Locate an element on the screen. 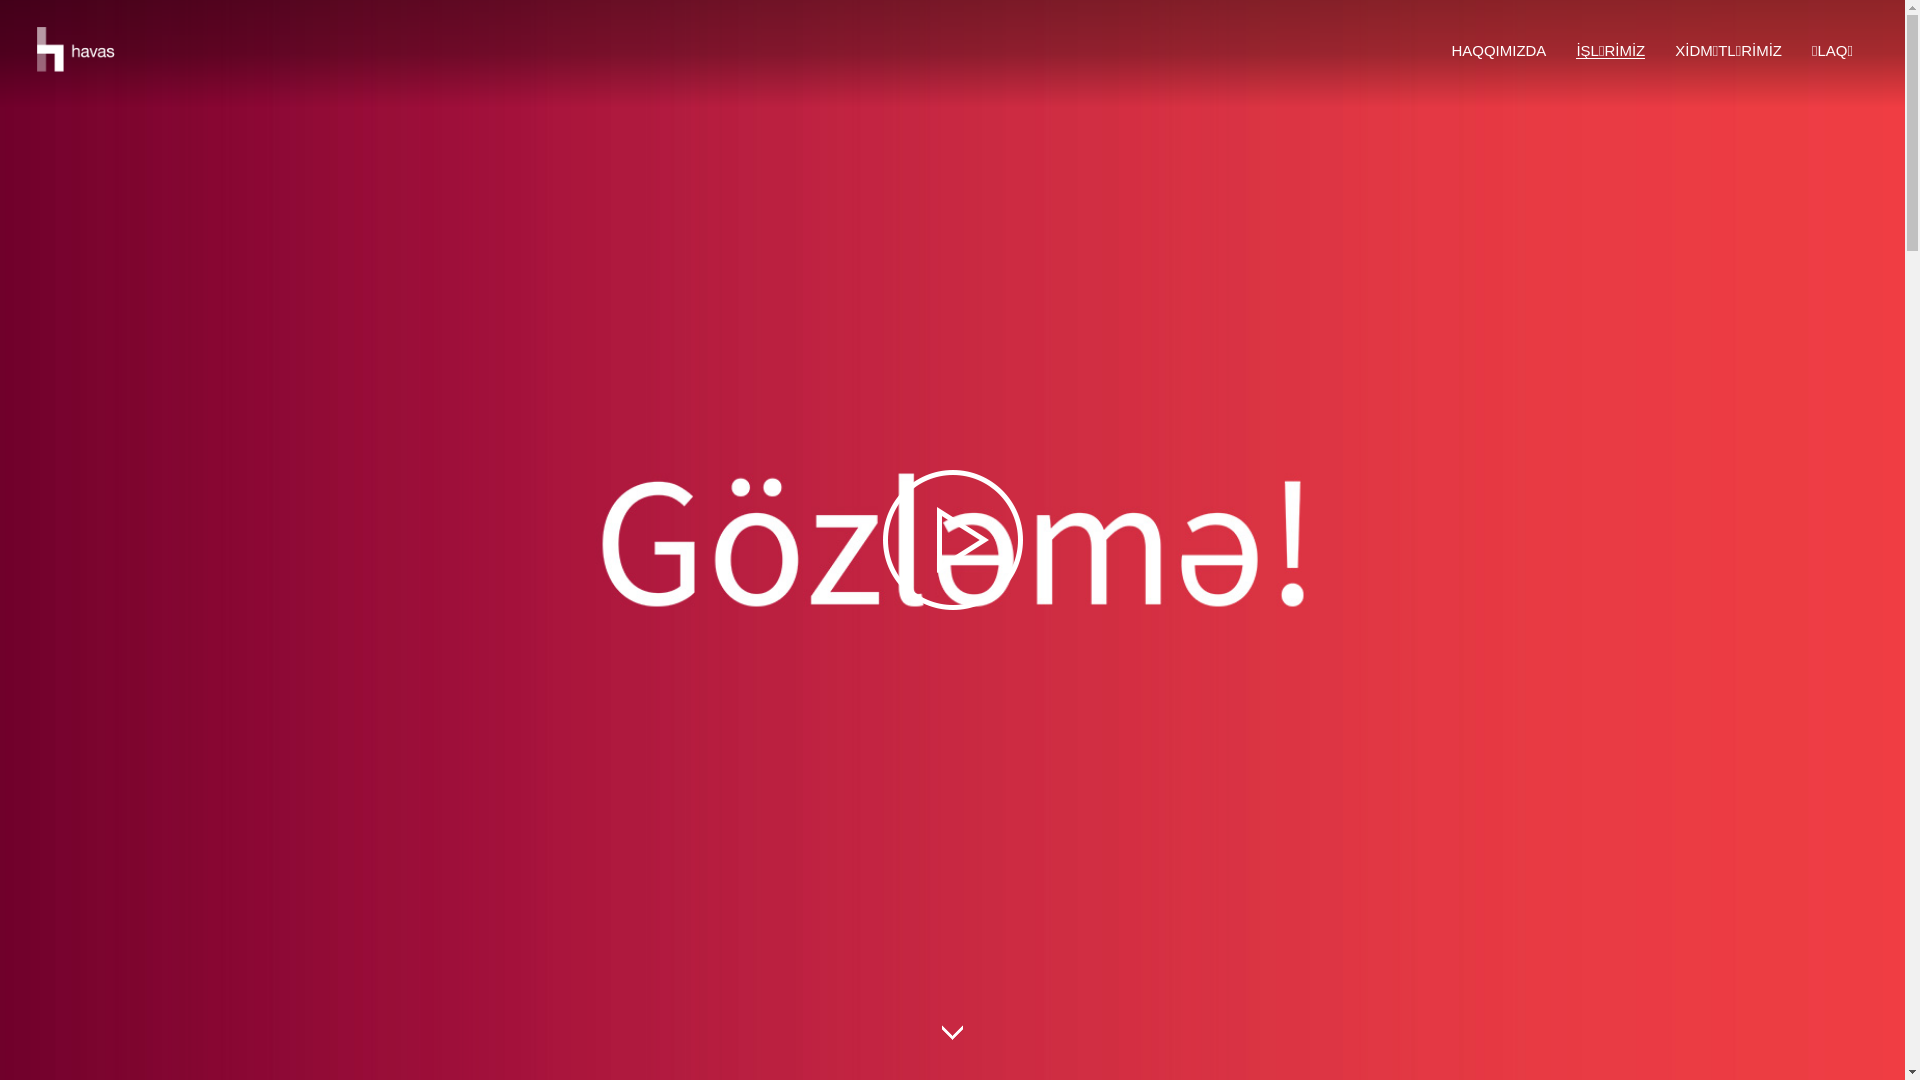  'HAQQIMIZDA' is located at coordinates (1498, 49).